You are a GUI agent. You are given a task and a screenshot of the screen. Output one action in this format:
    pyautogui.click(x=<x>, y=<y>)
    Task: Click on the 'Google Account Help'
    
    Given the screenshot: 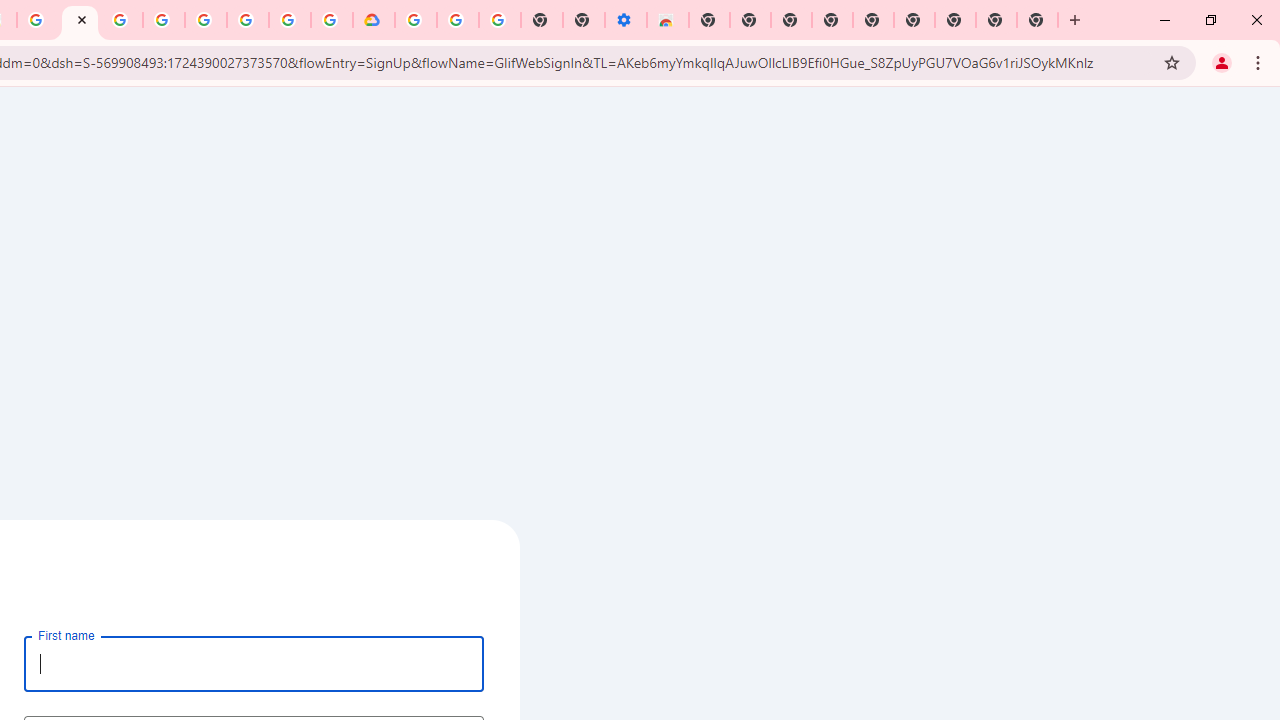 What is the action you would take?
    pyautogui.click(x=206, y=20)
    